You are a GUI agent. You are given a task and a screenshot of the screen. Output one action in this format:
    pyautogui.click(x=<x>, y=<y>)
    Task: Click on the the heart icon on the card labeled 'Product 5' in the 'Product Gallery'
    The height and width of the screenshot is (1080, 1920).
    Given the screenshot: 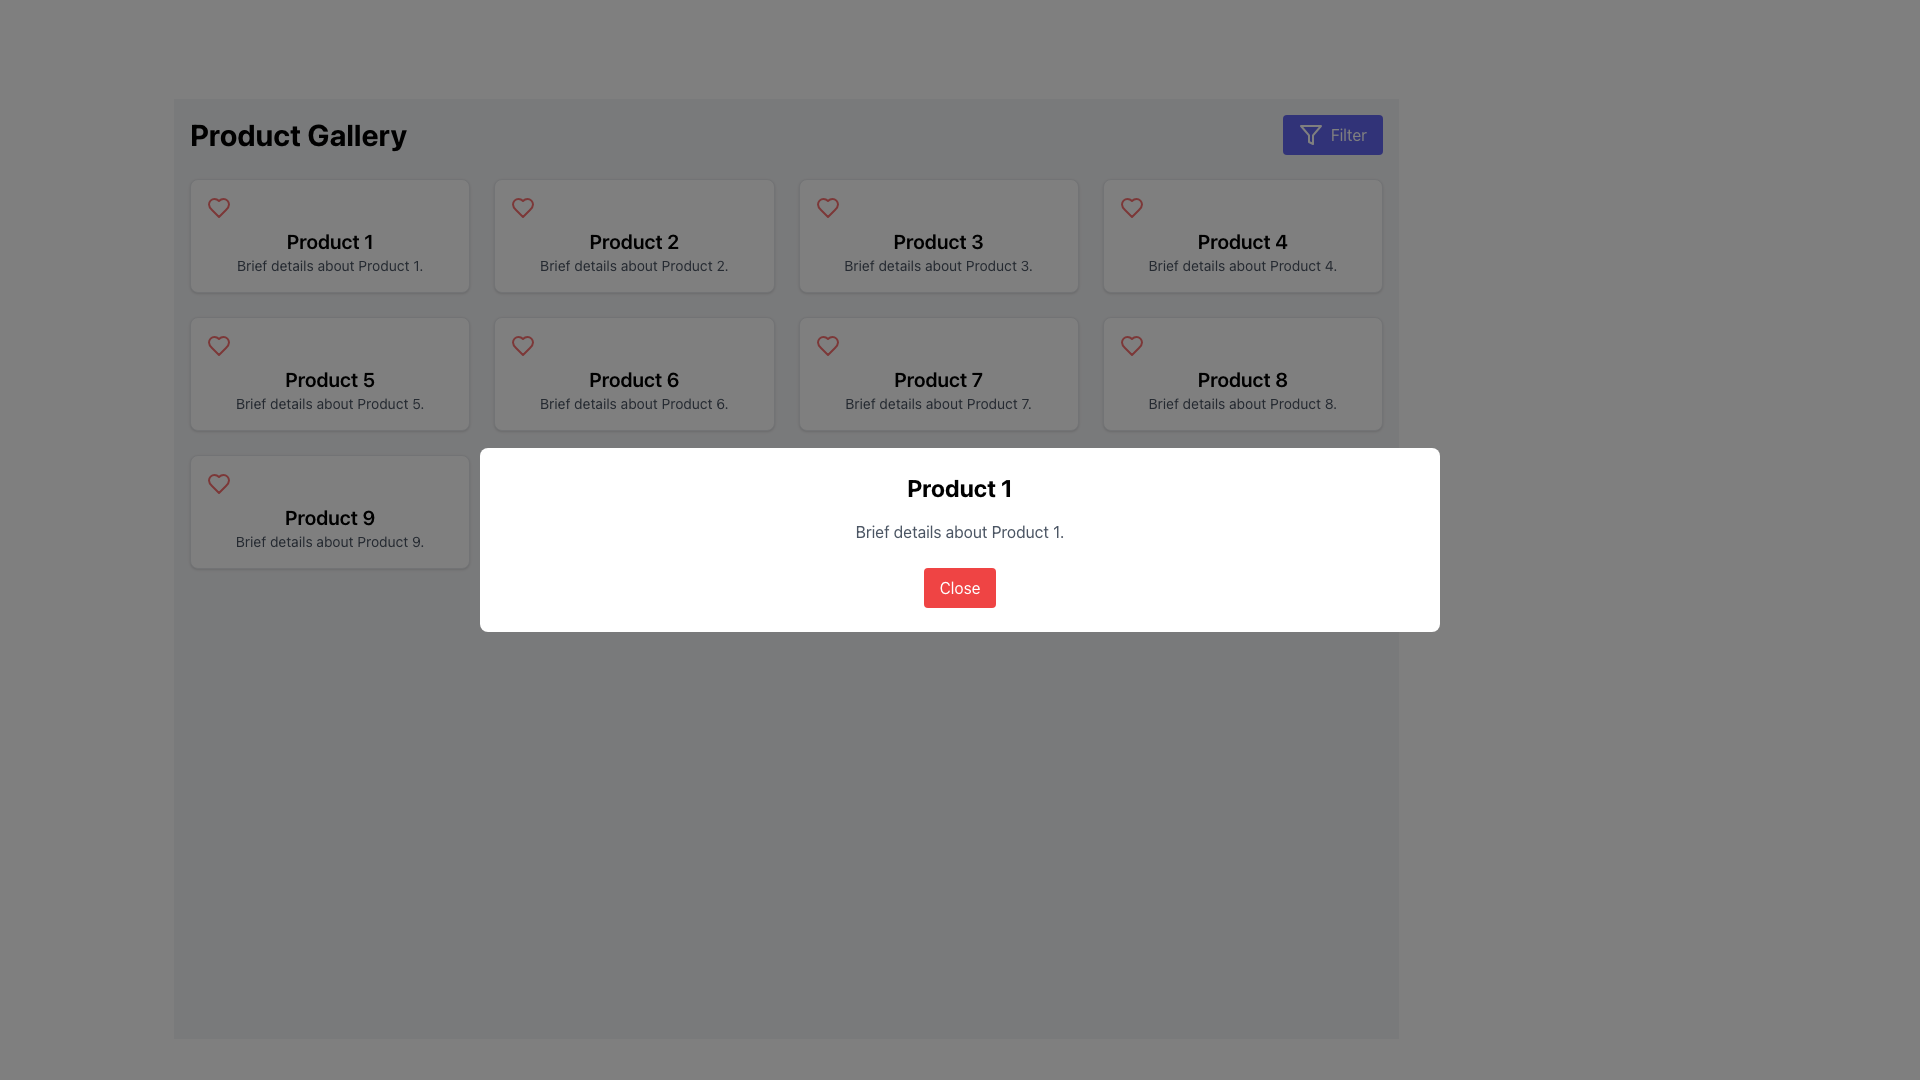 What is the action you would take?
    pyautogui.click(x=219, y=345)
    